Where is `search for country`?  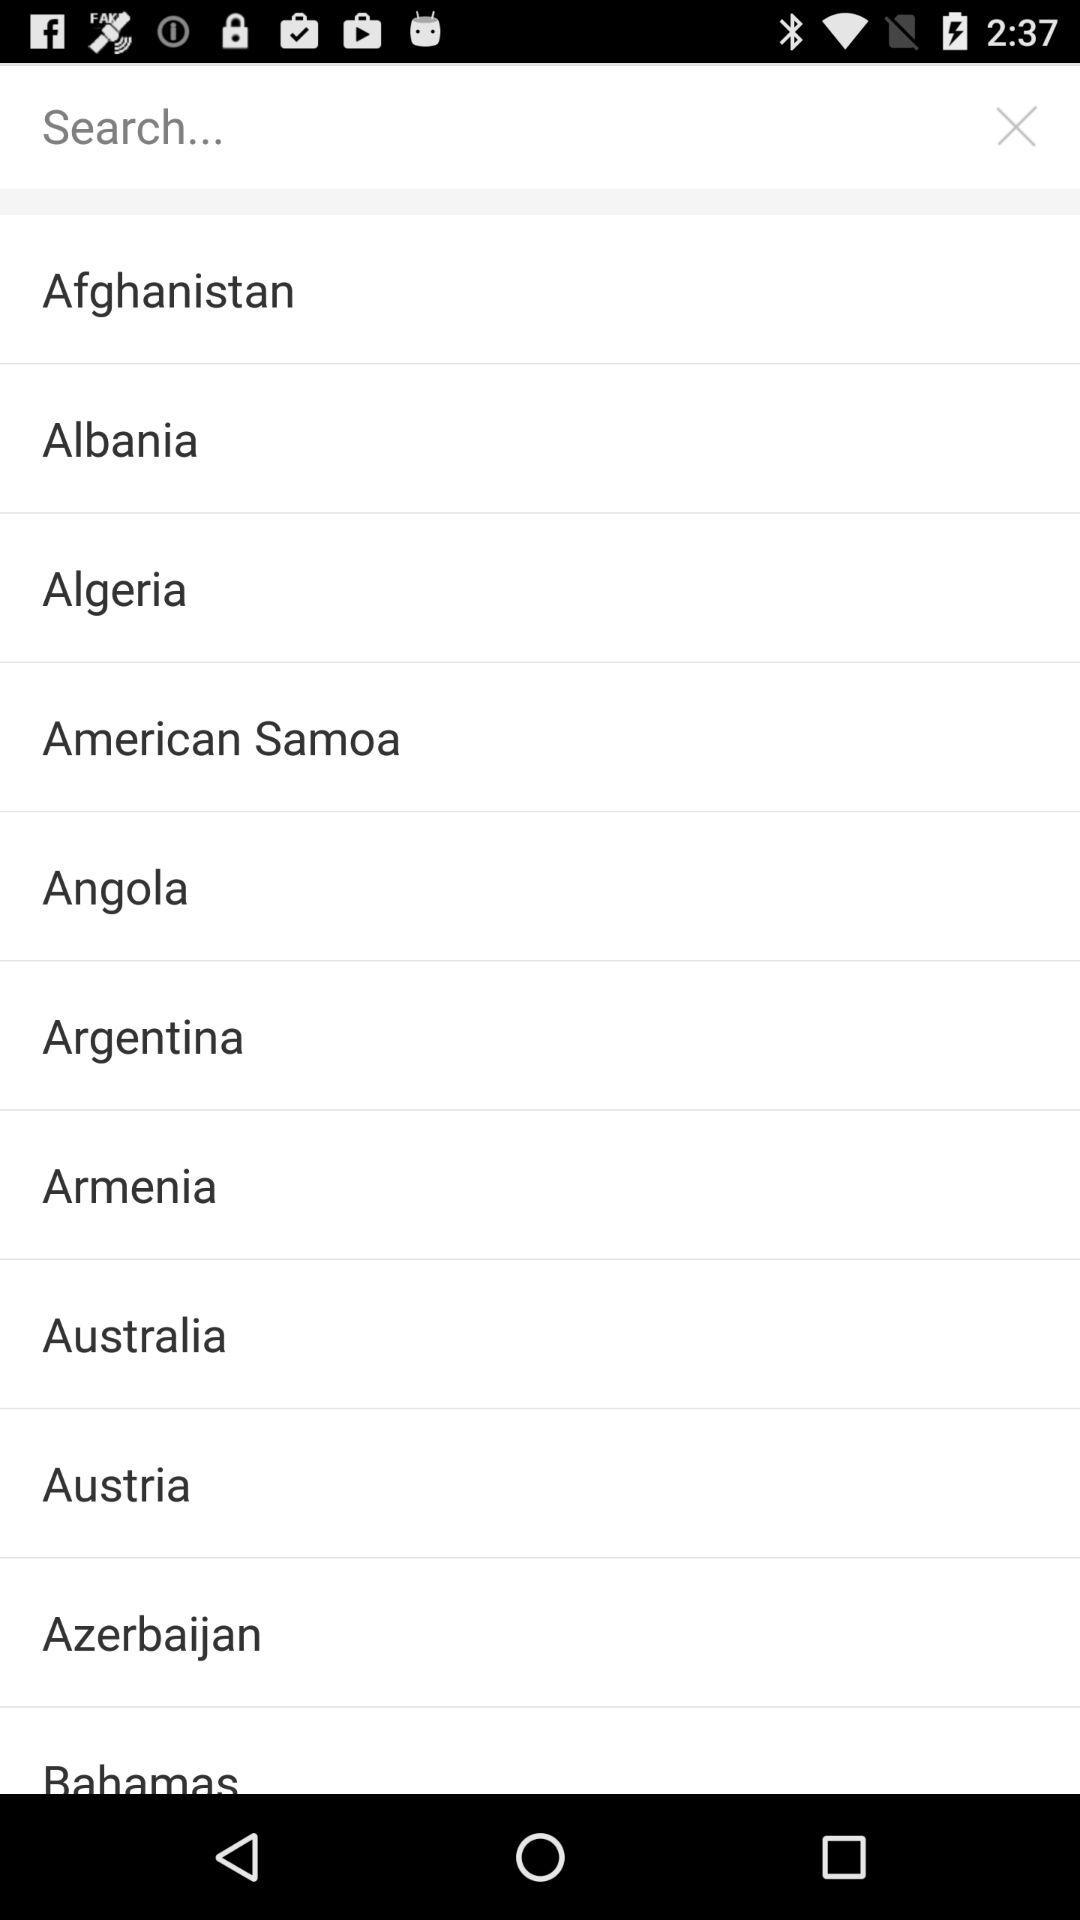 search for country is located at coordinates (518, 124).